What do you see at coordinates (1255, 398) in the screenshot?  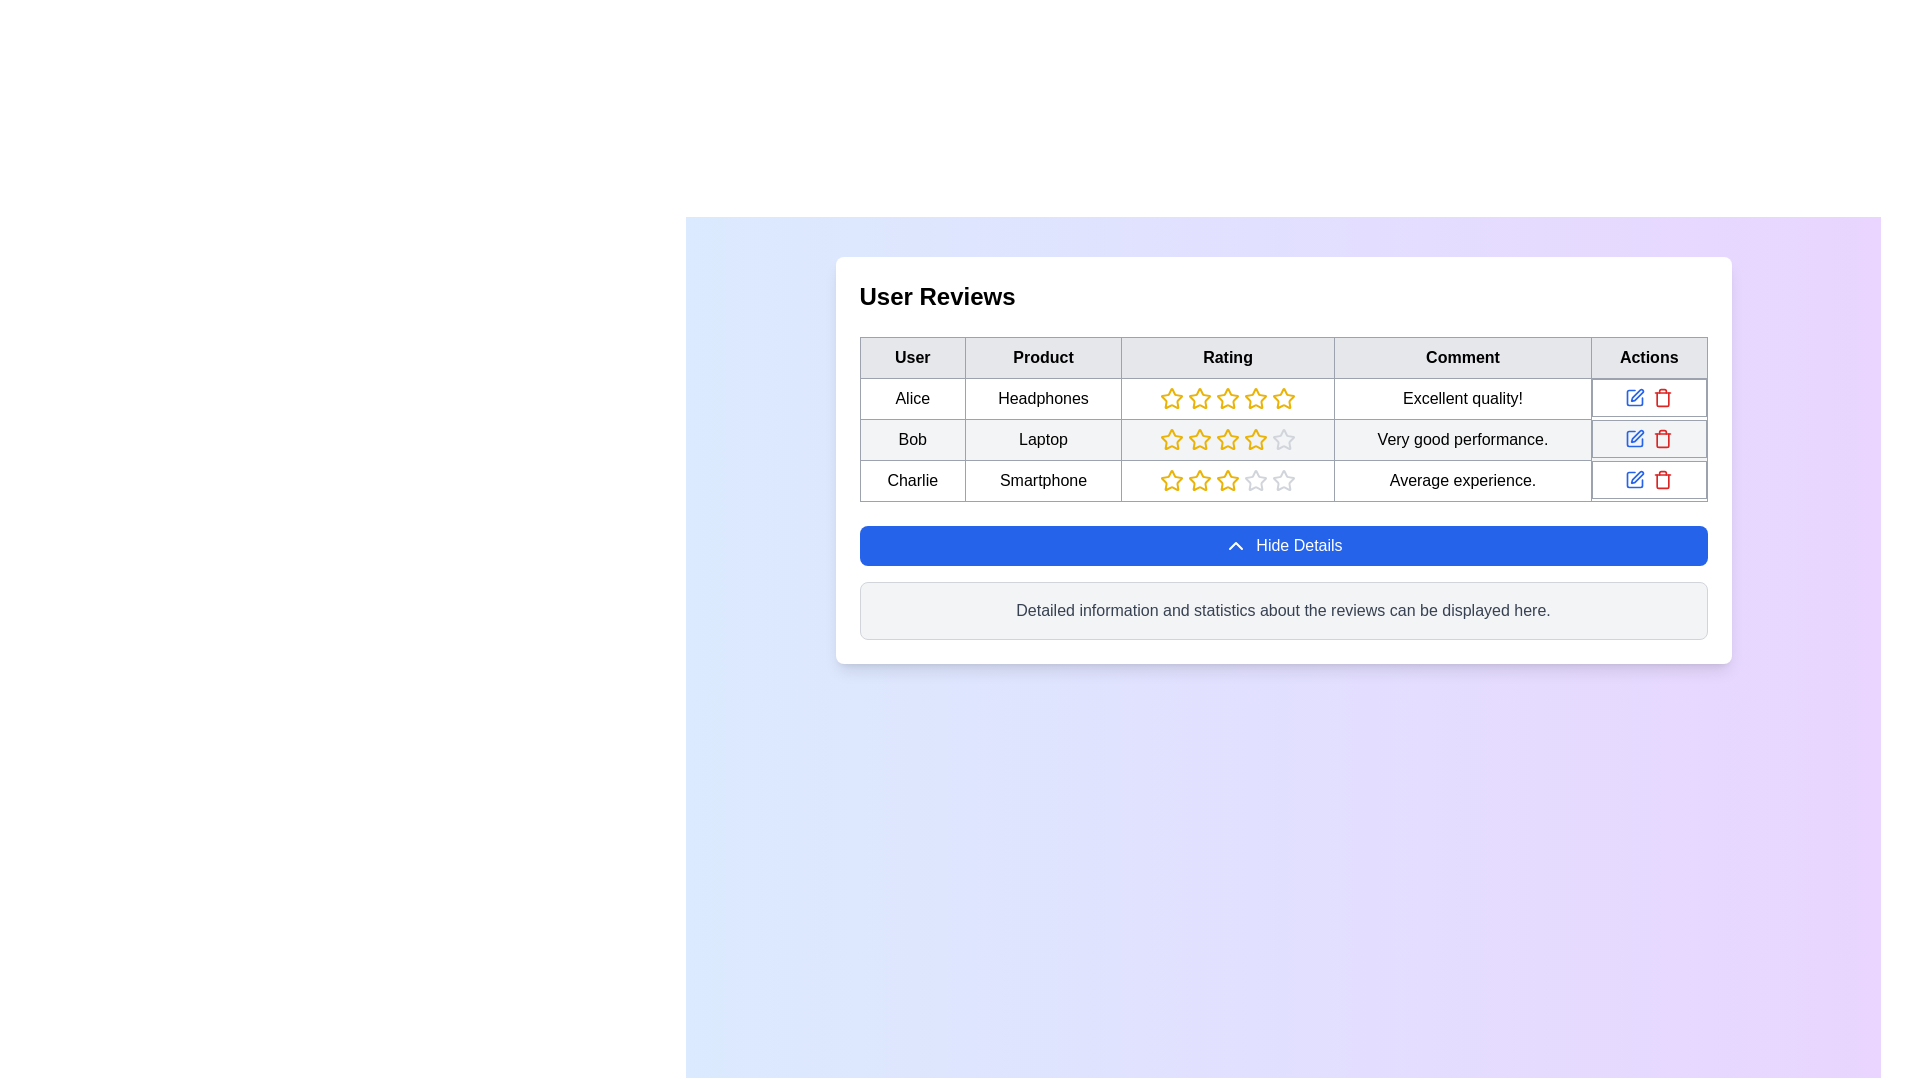 I see `the fifth star-shaped icon in the 'Rating' column of the 'User Reviews' table, which represents the rating of the 'Headphones' product reviewed by 'Alice'` at bounding box center [1255, 398].